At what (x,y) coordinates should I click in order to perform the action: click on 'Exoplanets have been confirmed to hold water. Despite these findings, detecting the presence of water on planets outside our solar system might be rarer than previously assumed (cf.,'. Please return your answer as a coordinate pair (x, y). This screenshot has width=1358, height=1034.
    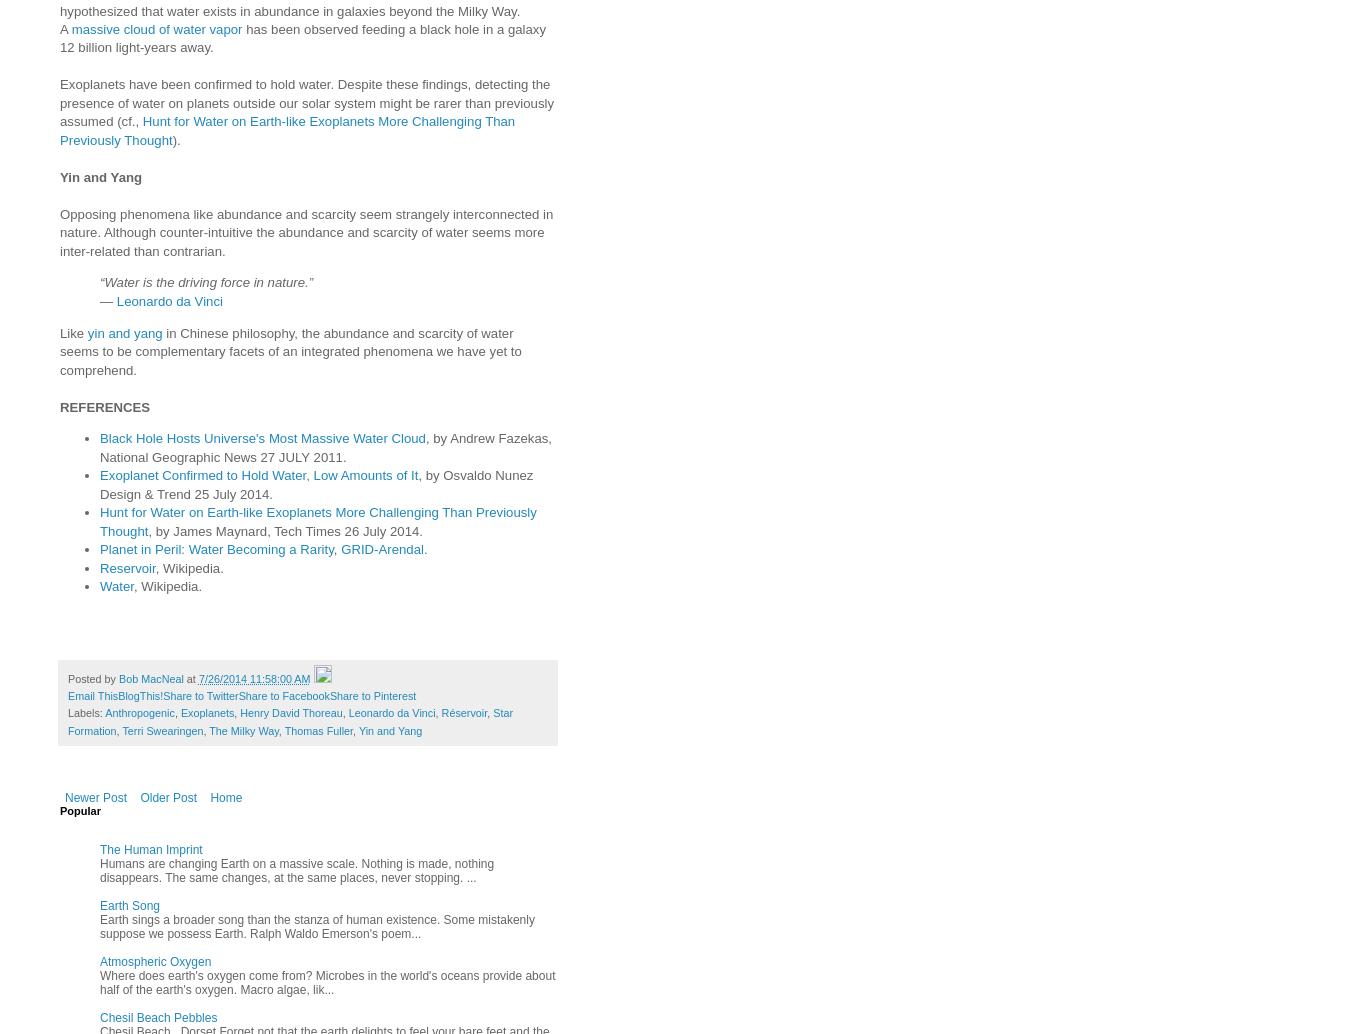
    Looking at the image, I should click on (60, 102).